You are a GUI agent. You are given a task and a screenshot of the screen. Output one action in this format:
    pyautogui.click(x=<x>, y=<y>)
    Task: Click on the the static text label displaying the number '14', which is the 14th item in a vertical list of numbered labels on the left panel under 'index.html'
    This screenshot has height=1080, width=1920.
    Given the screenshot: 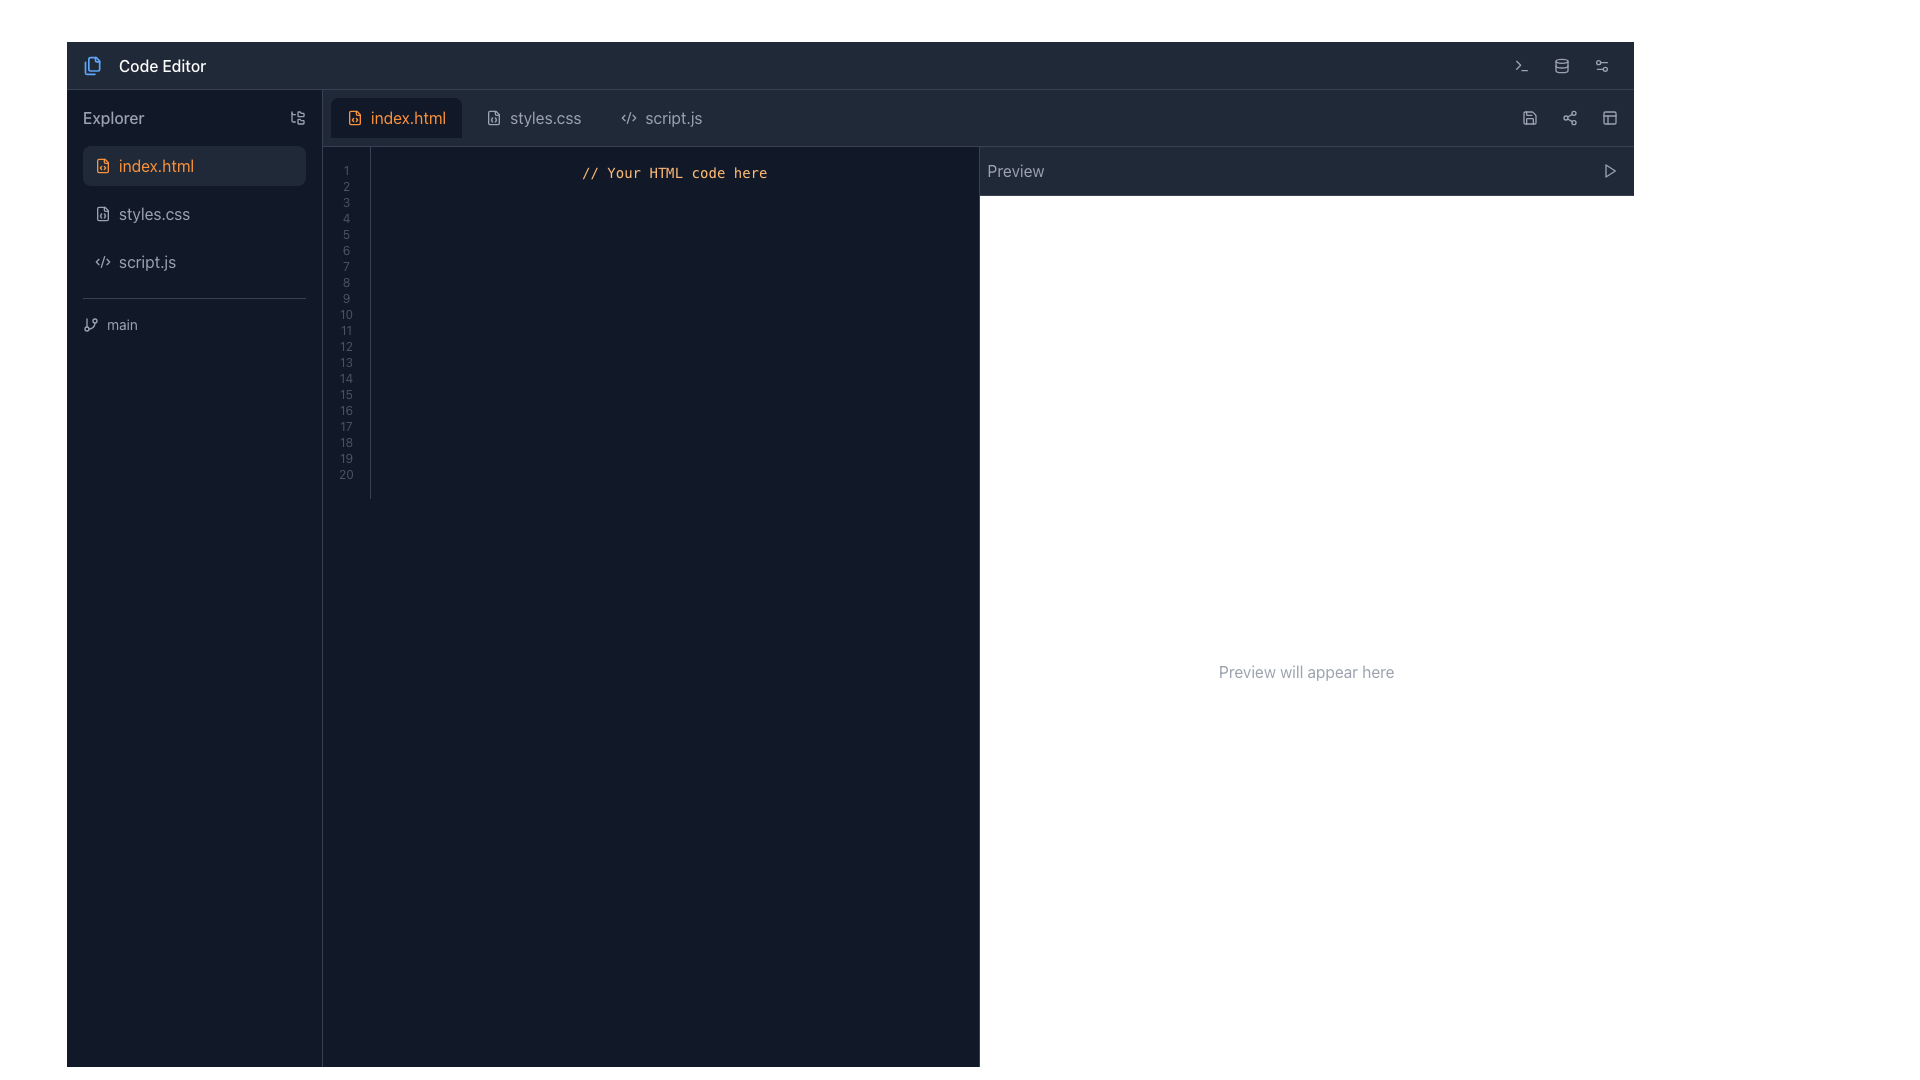 What is the action you would take?
    pyautogui.click(x=346, y=378)
    